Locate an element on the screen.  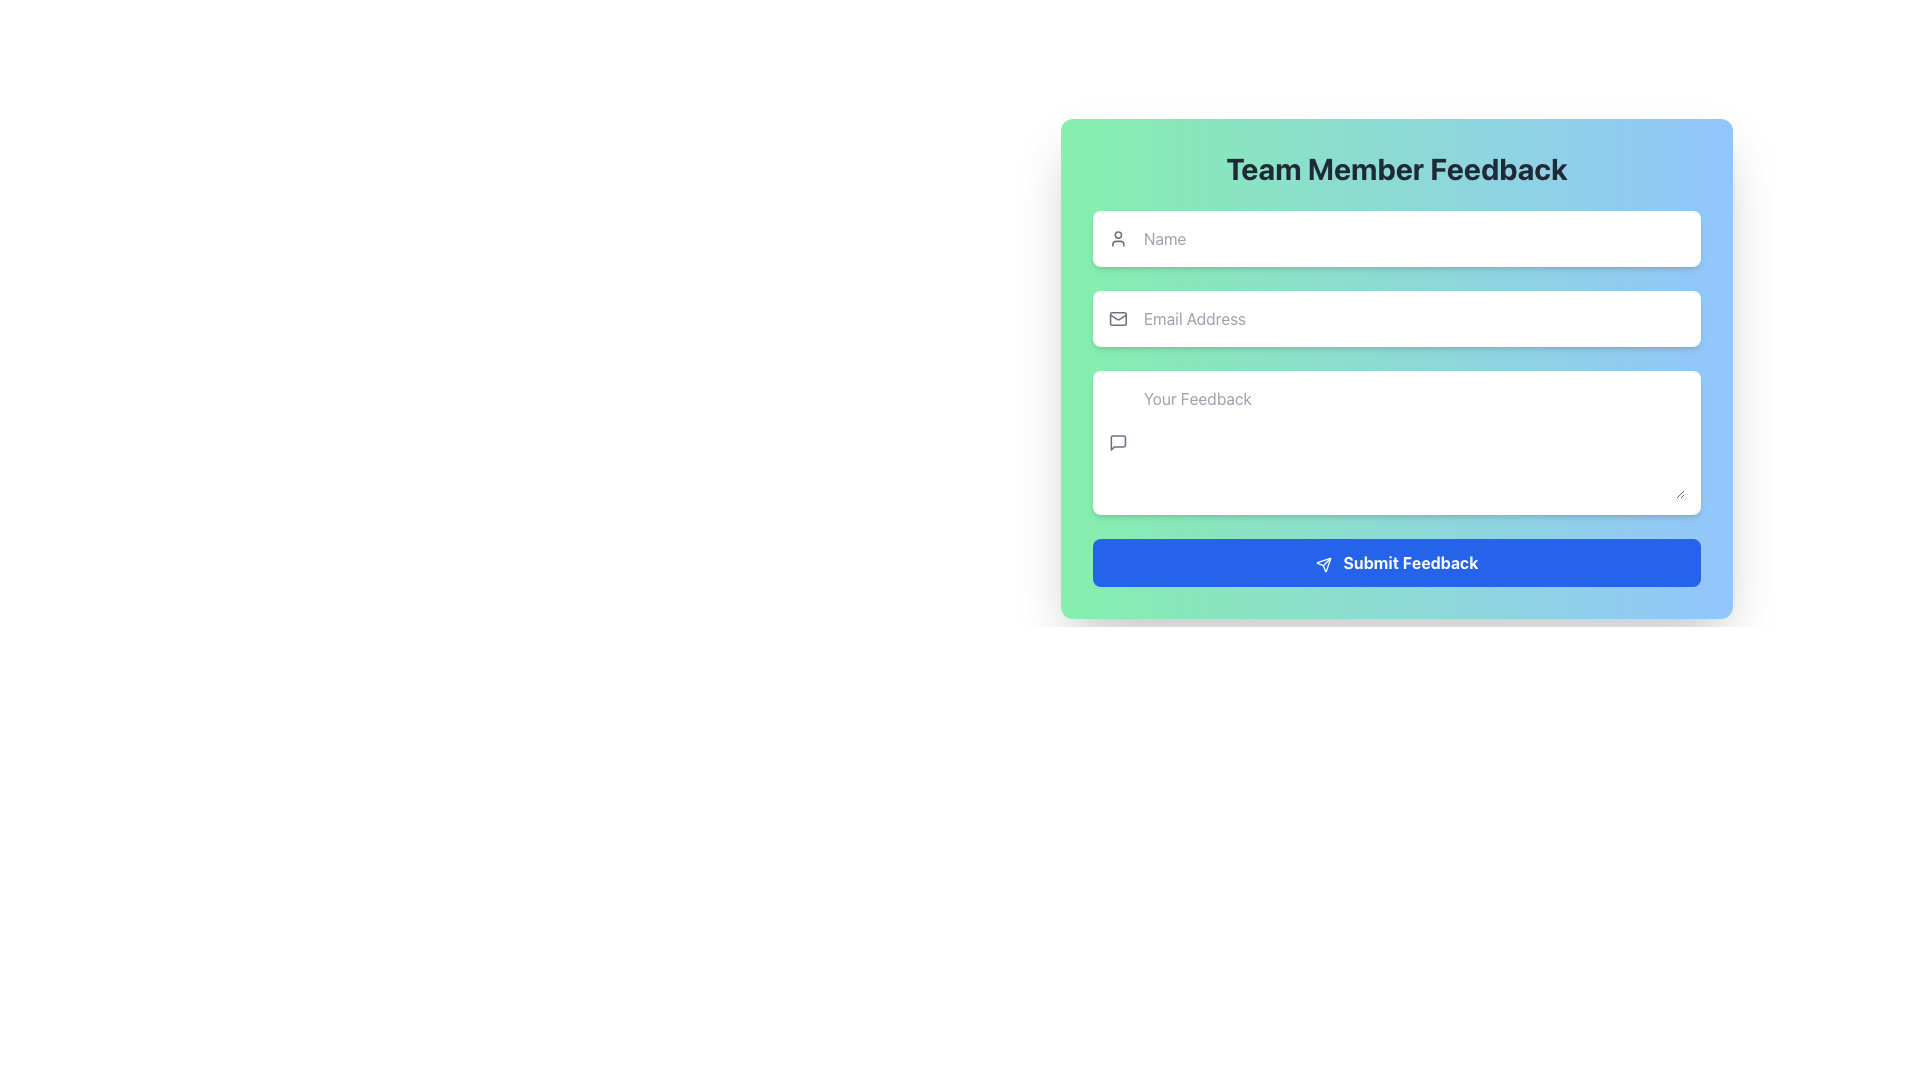
the small mail icon with a gray border and white background, located to the left of the 'Email Address' input field in the 'Team Member Feedback' form is located at coordinates (1117, 318).